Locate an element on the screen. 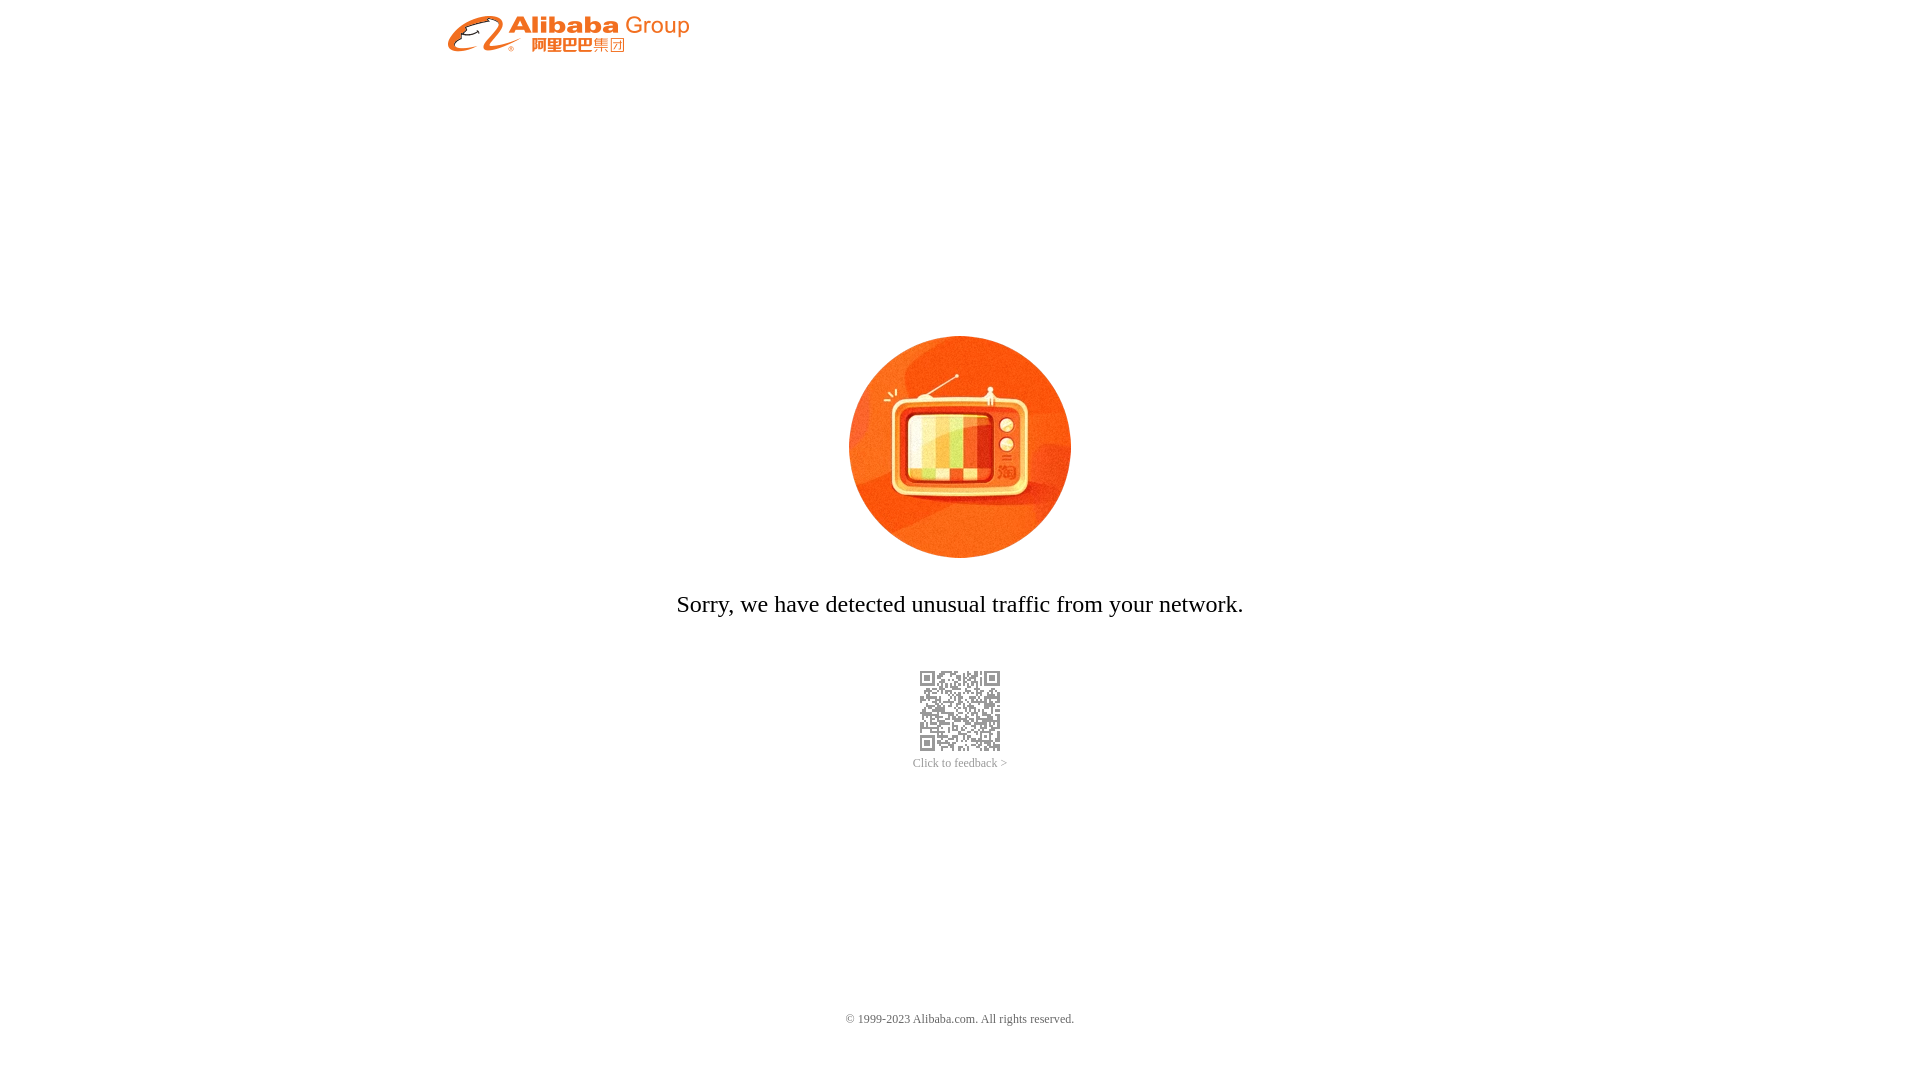  'Click to feedback >' is located at coordinates (960, 763).